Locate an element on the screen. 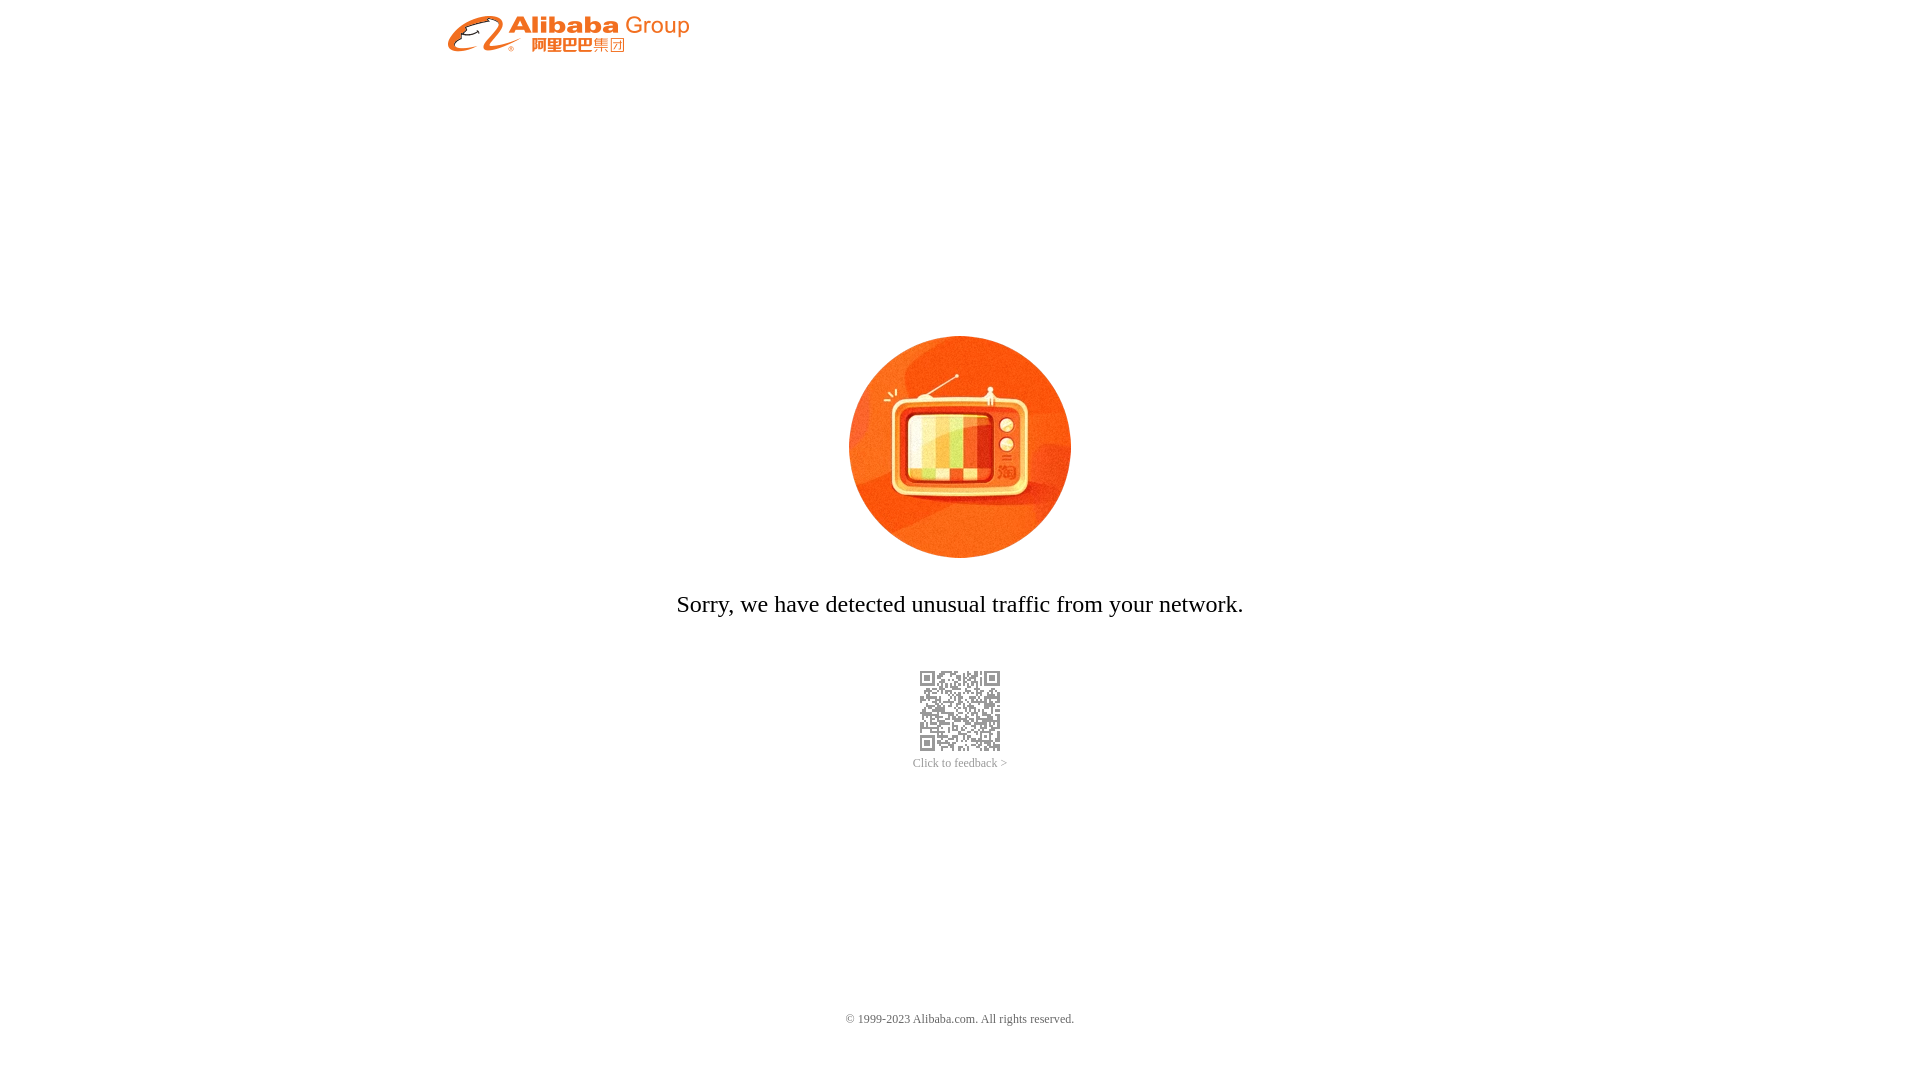  'Click to feedback >' is located at coordinates (960, 763).